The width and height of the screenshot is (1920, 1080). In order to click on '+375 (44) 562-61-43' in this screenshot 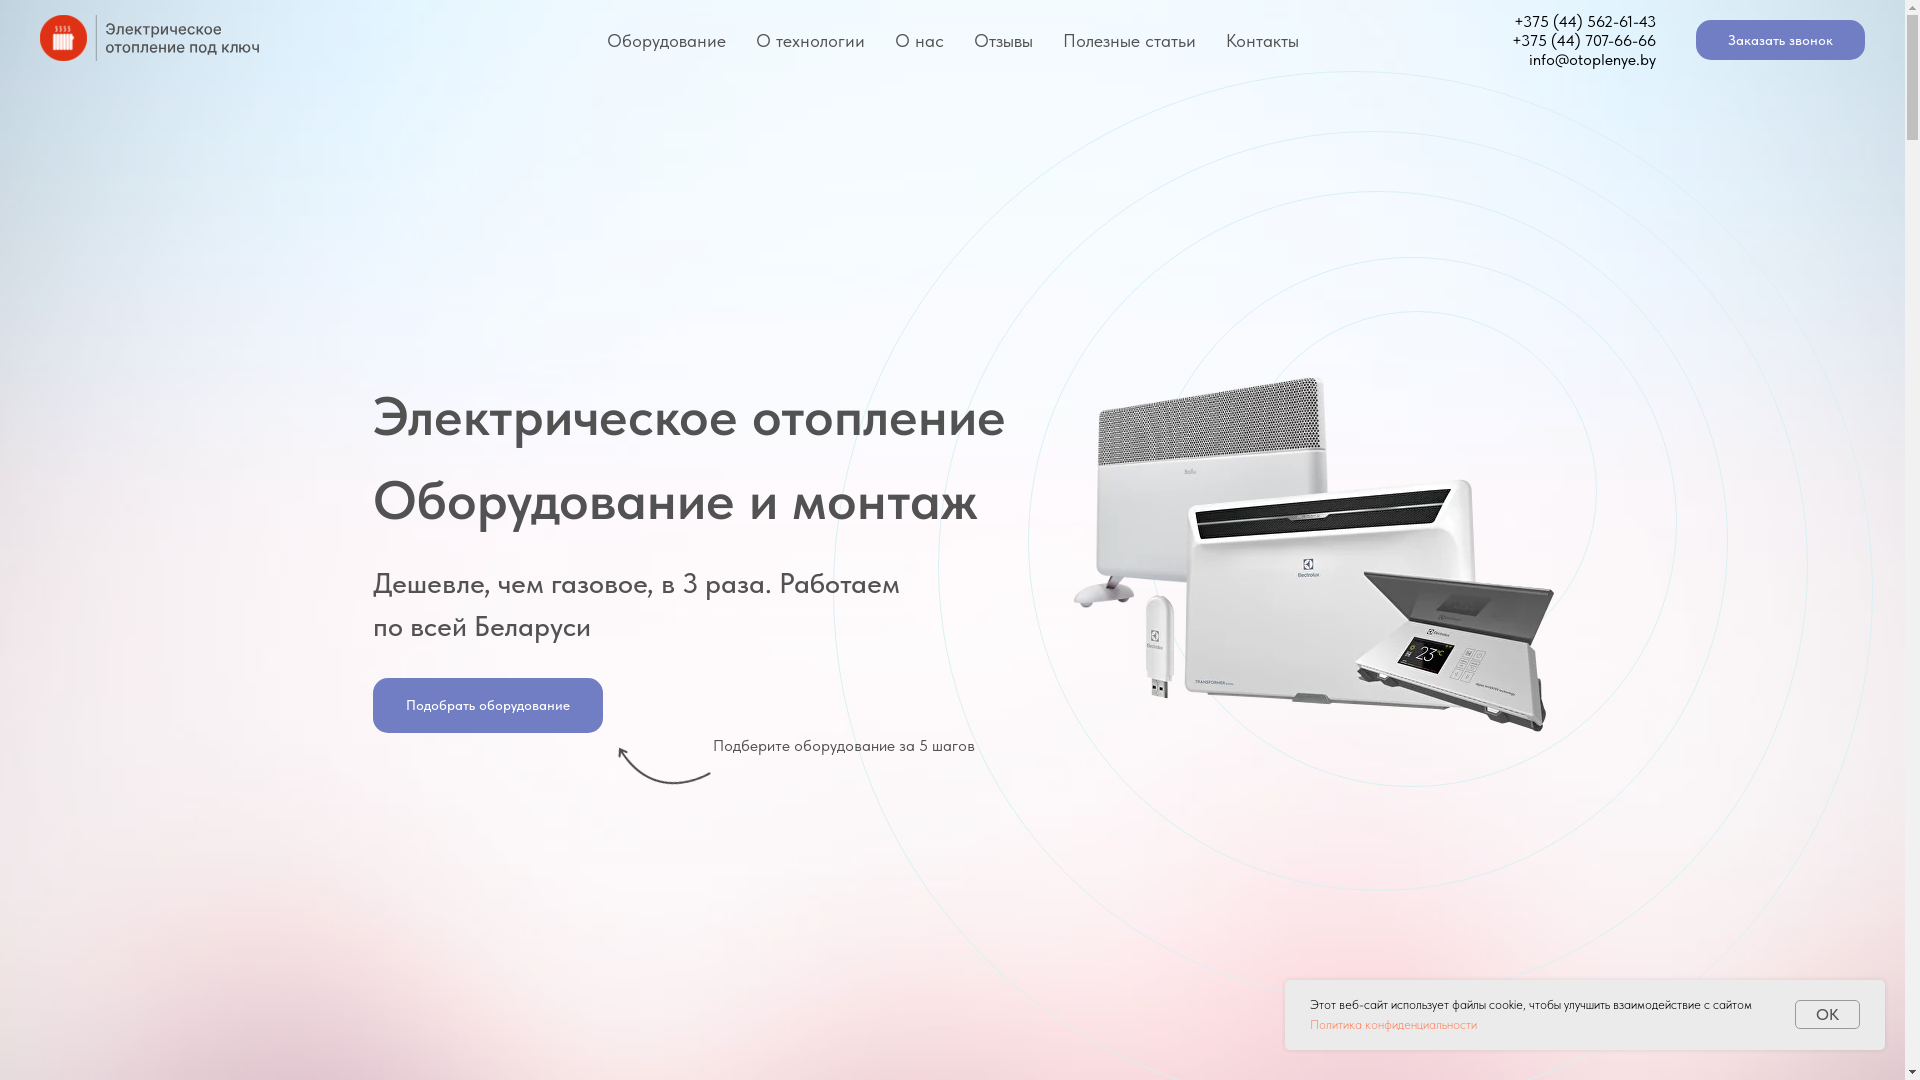, I will do `click(1583, 21)`.